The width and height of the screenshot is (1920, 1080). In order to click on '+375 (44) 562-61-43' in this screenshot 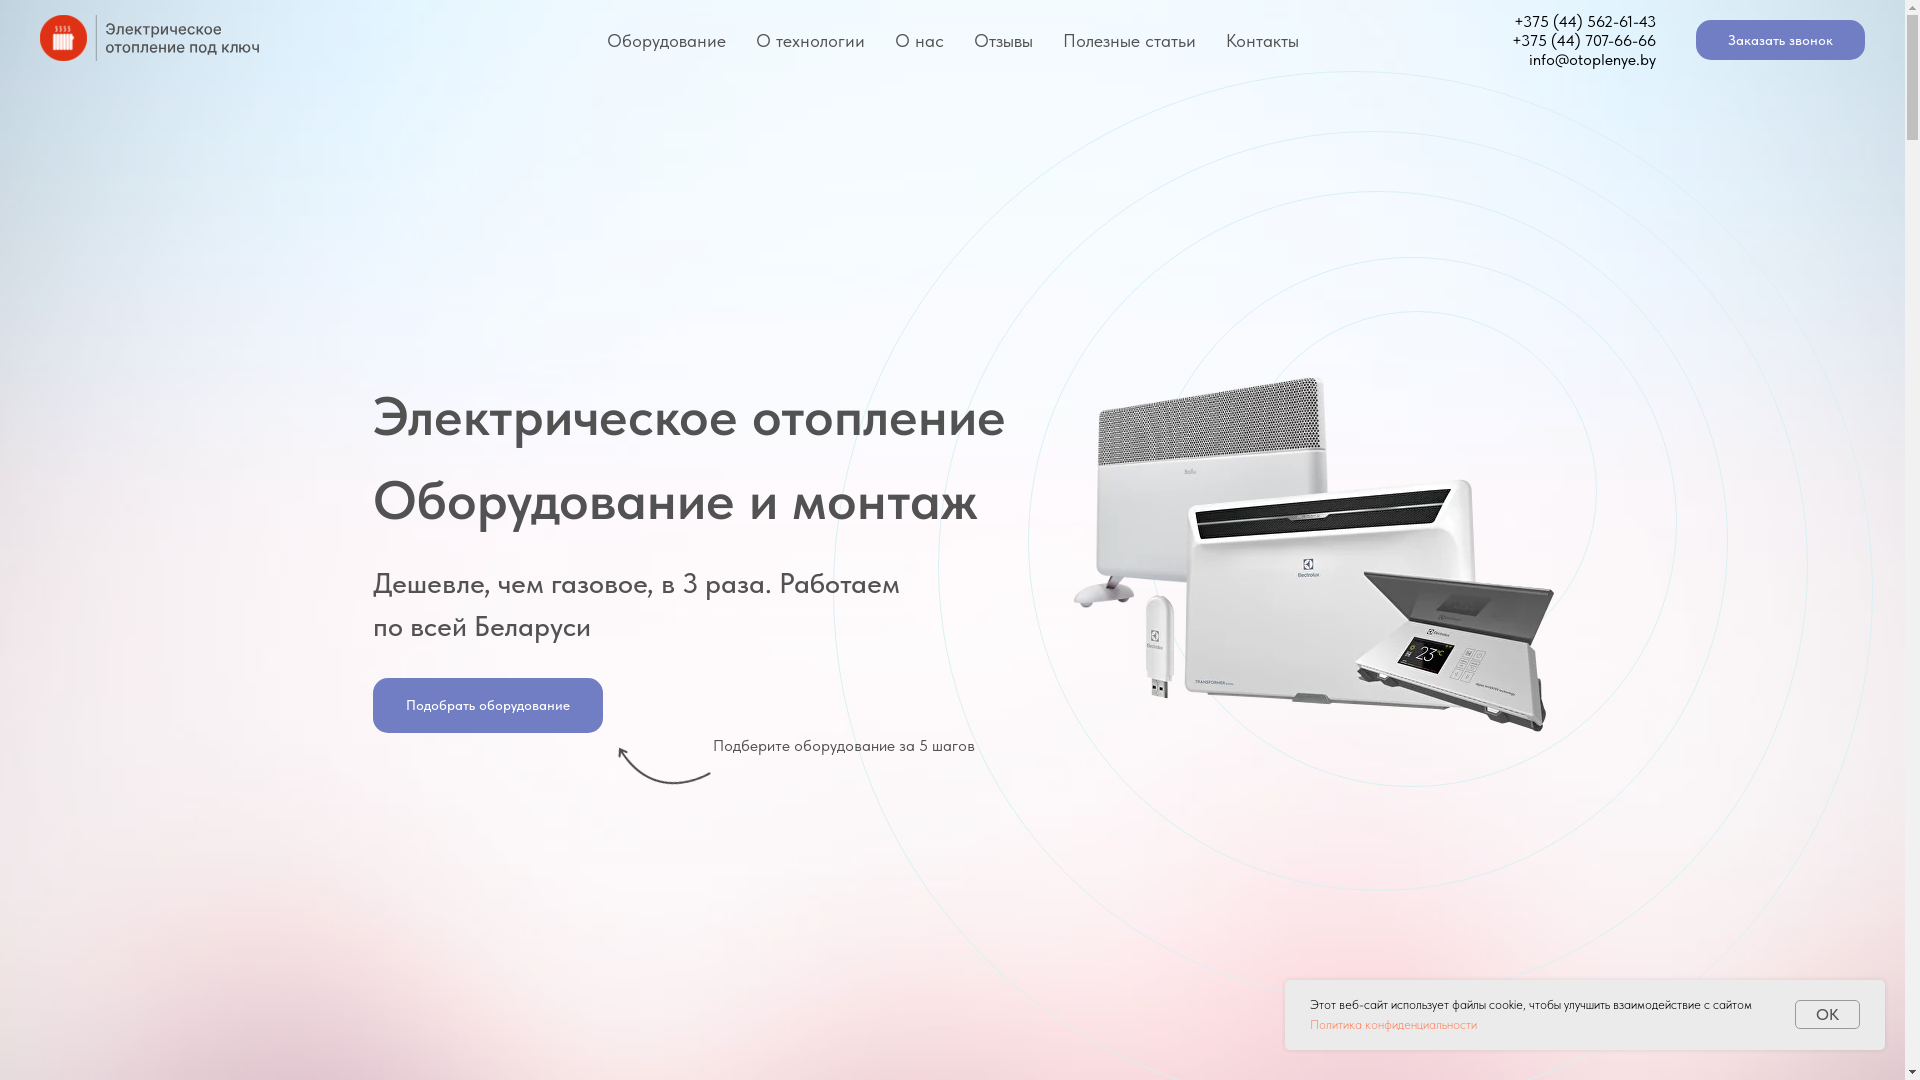, I will do `click(1583, 21)`.